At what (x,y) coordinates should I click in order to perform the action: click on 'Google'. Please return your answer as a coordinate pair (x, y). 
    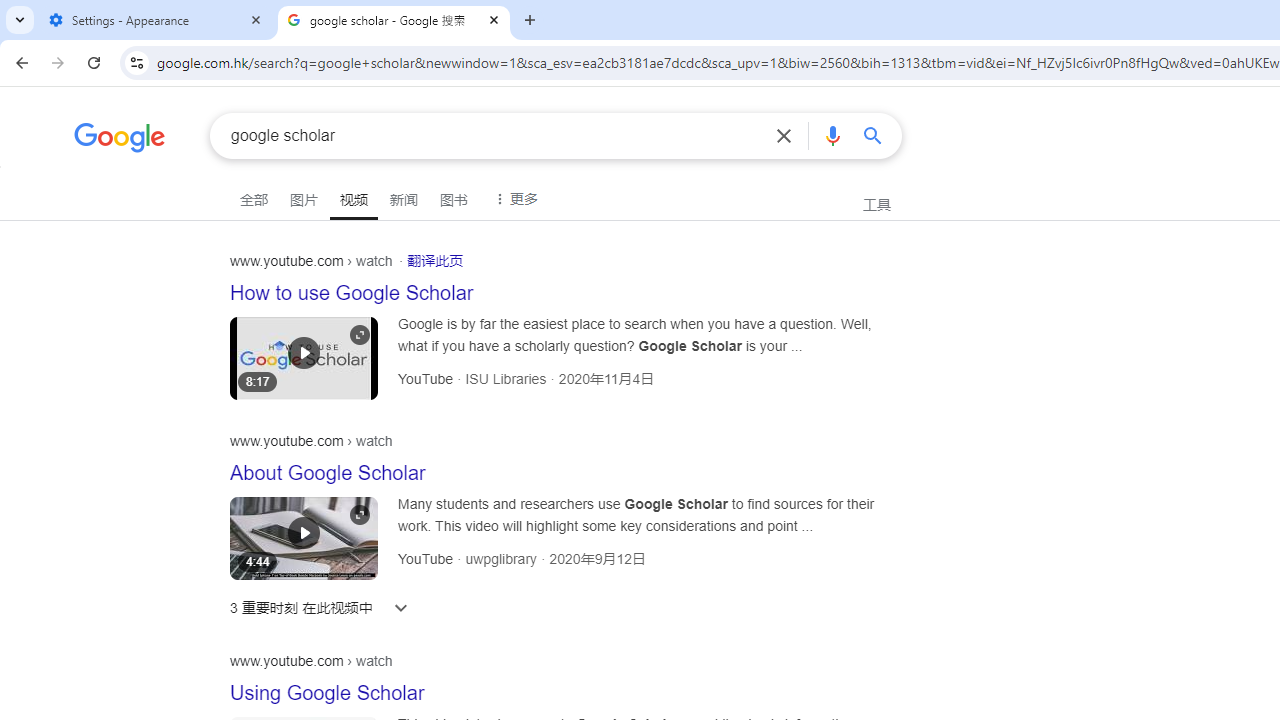
    Looking at the image, I should click on (119, 138).